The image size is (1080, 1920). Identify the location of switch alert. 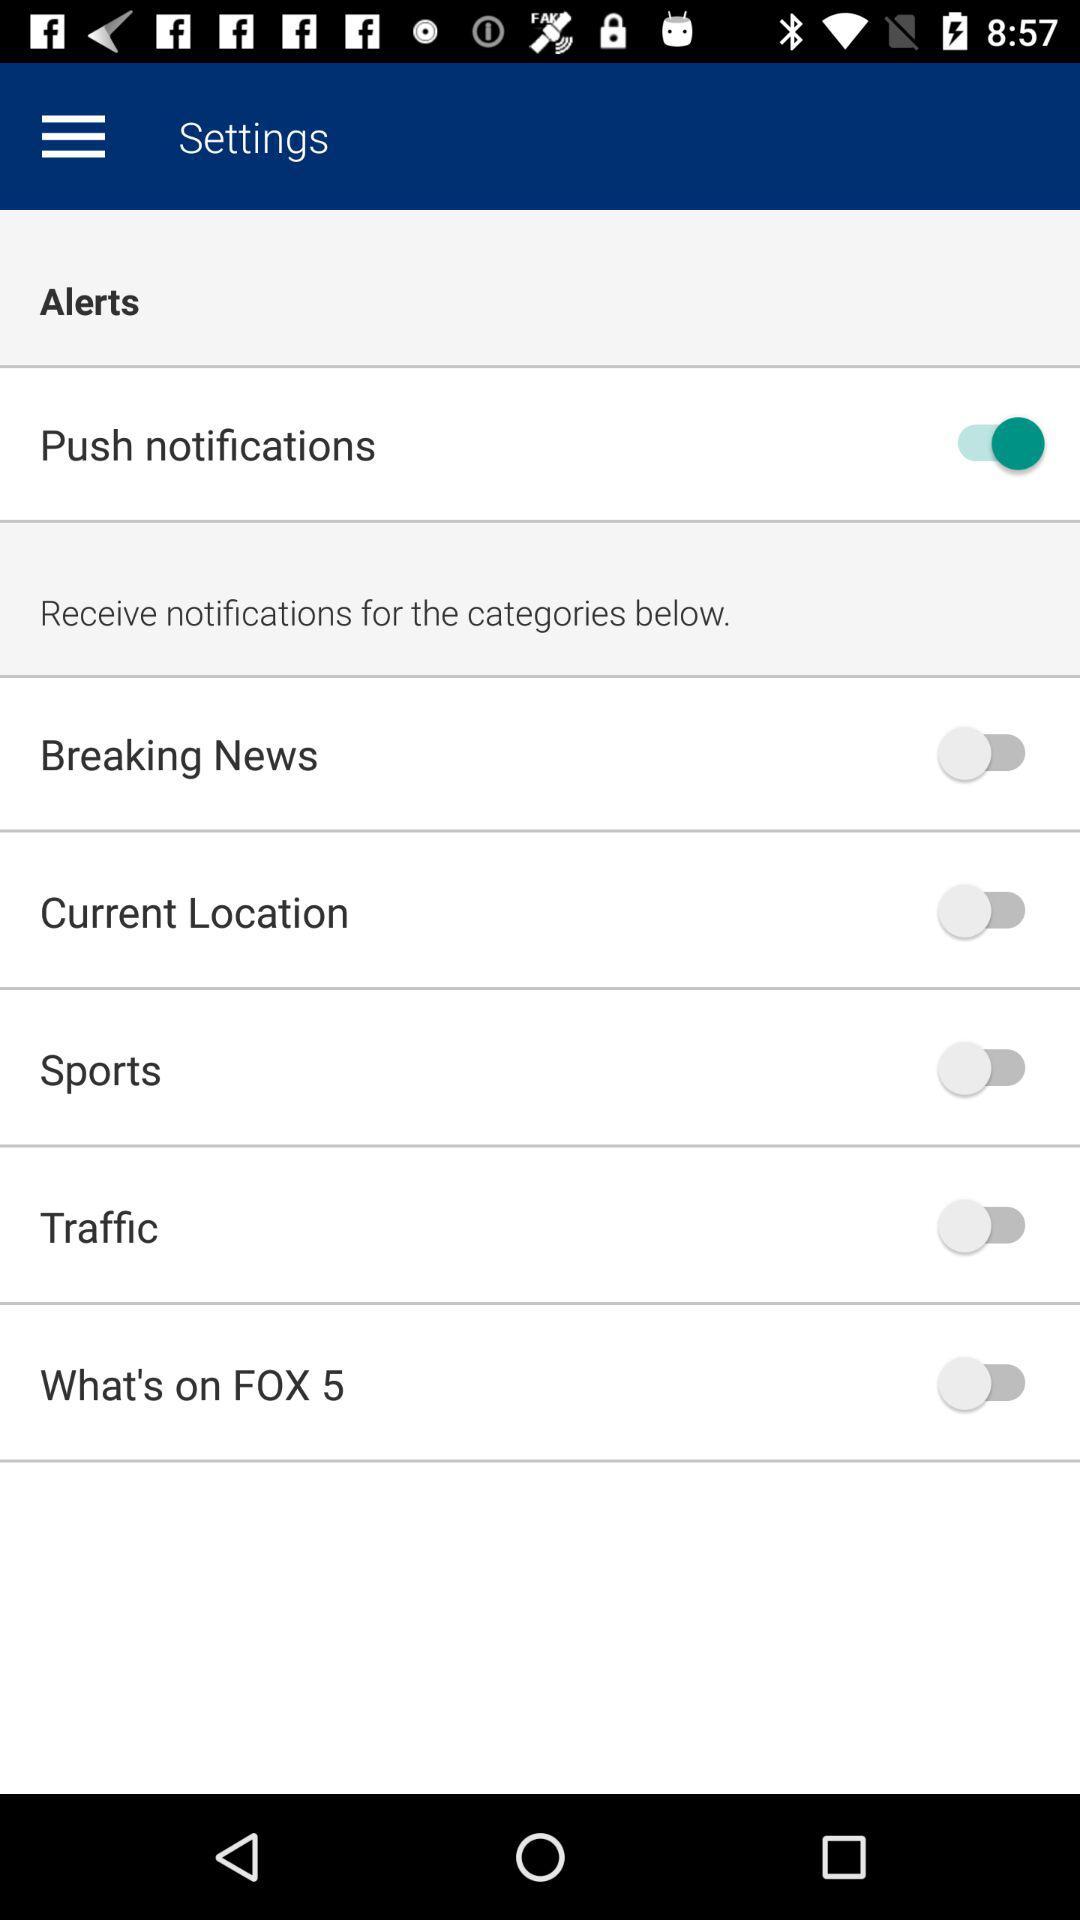
(991, 752).